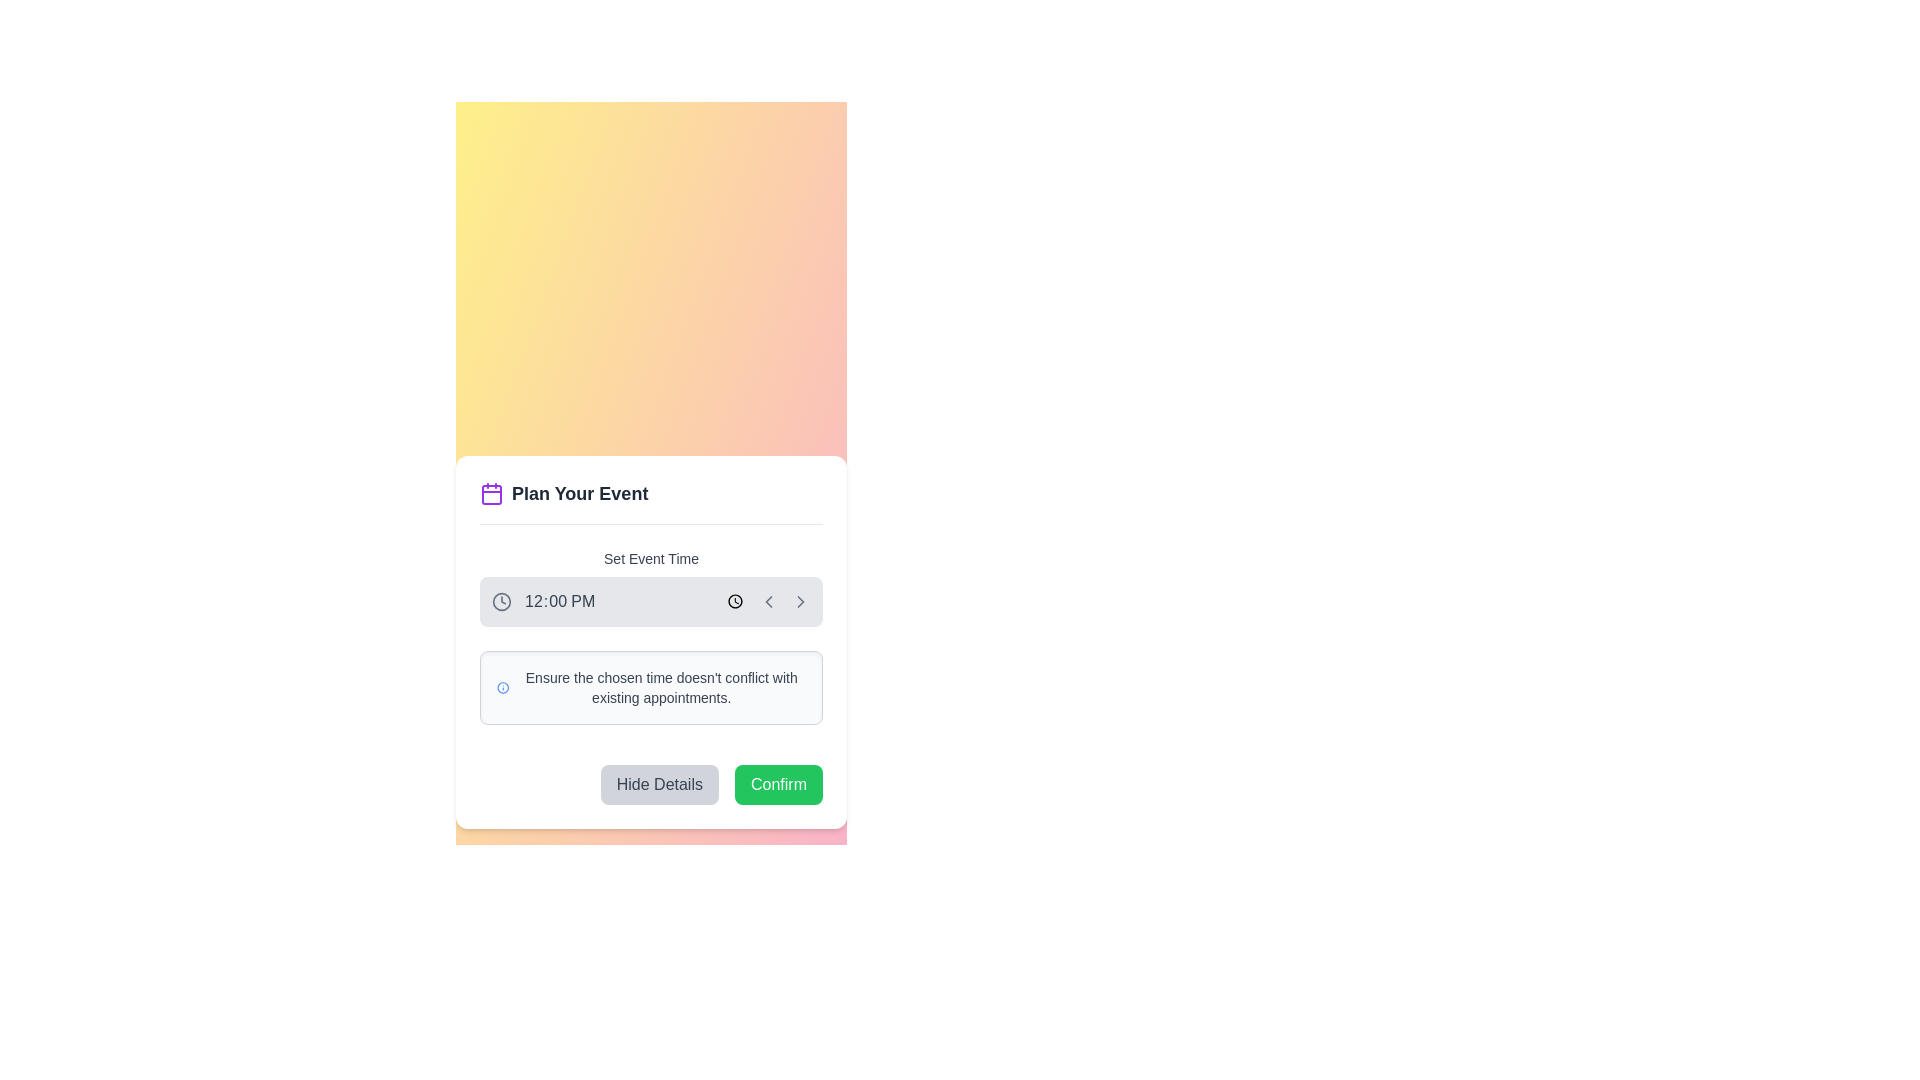  I want to click on the left arrow in the 'Set Event Time' input field group to decrease the time displayed, so click(651, 586).